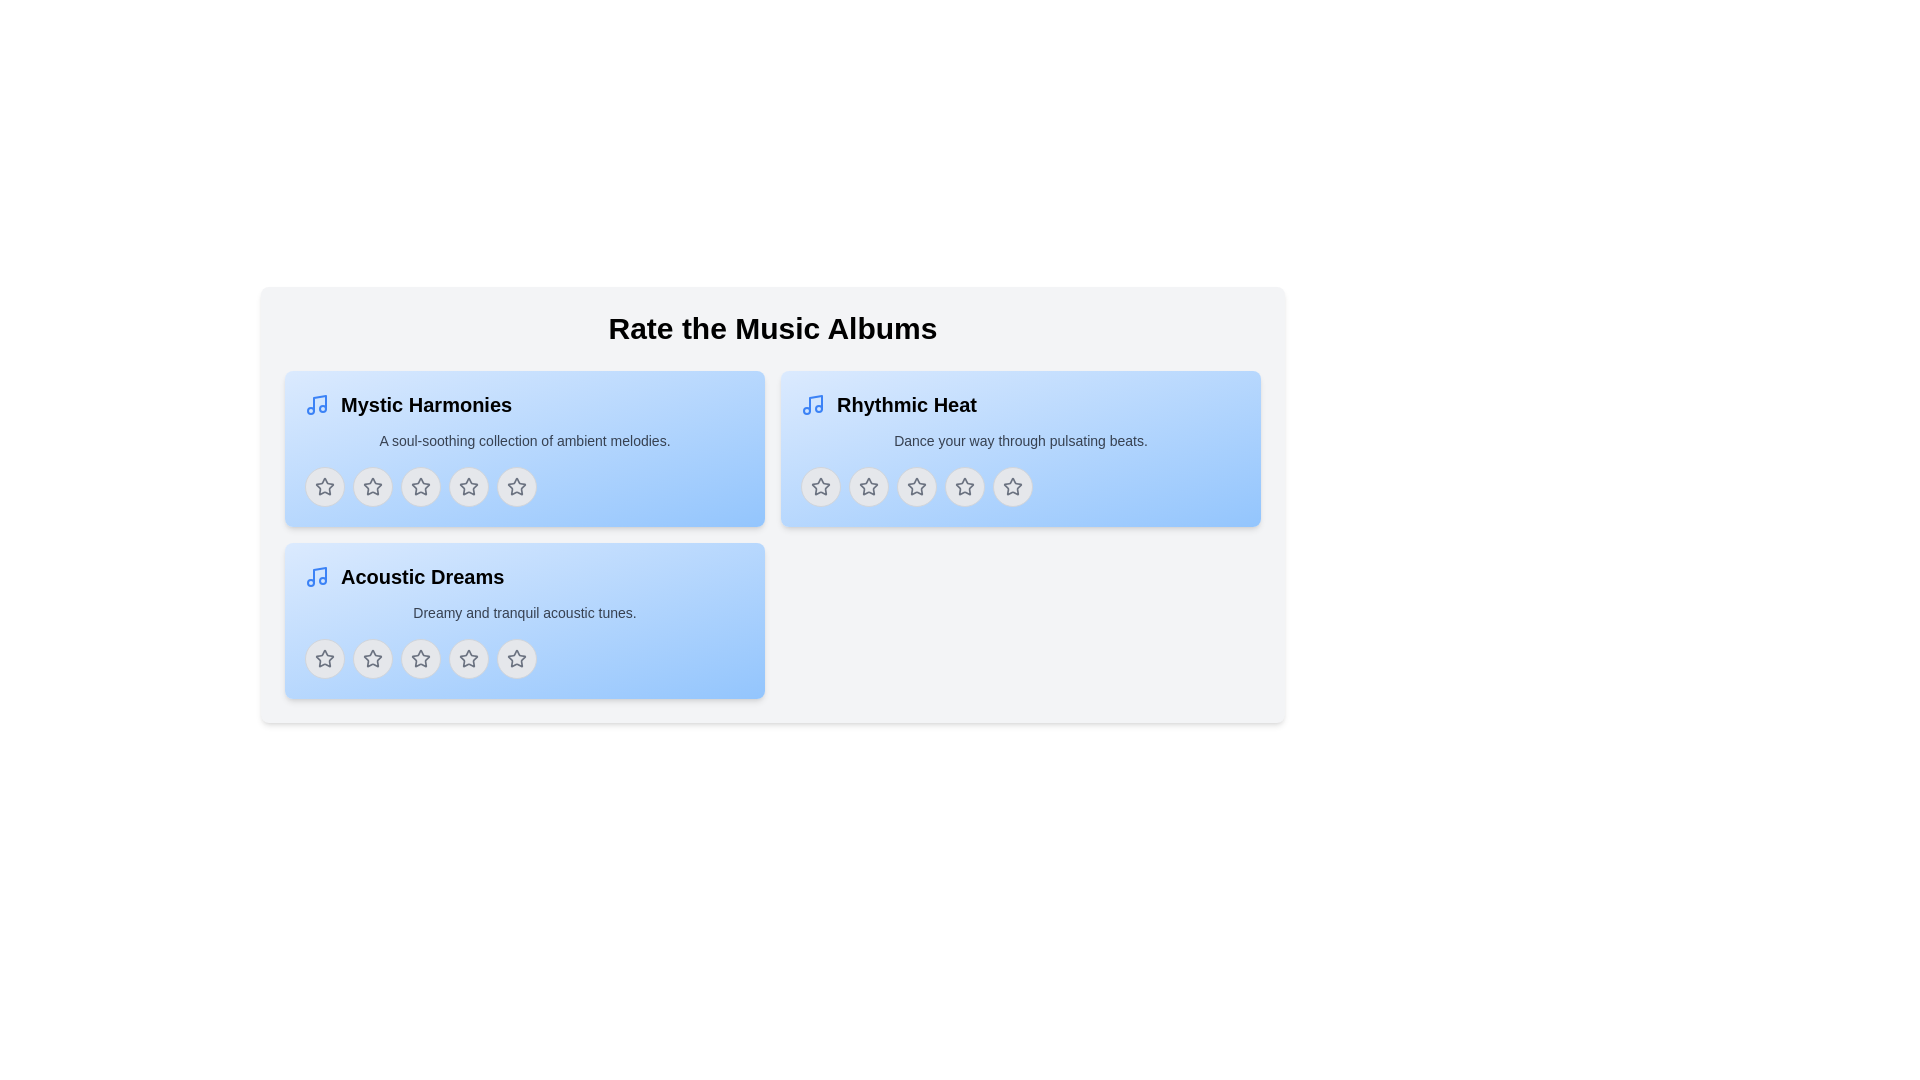 Image resolution: width=1920 pixels, height=1080 pixels. What do you see at coordinates (420, 659) in the screenshot?
I see `the second star in the rating system below the 'Acoustic Dreams' section` at bounding box center [420, 659].